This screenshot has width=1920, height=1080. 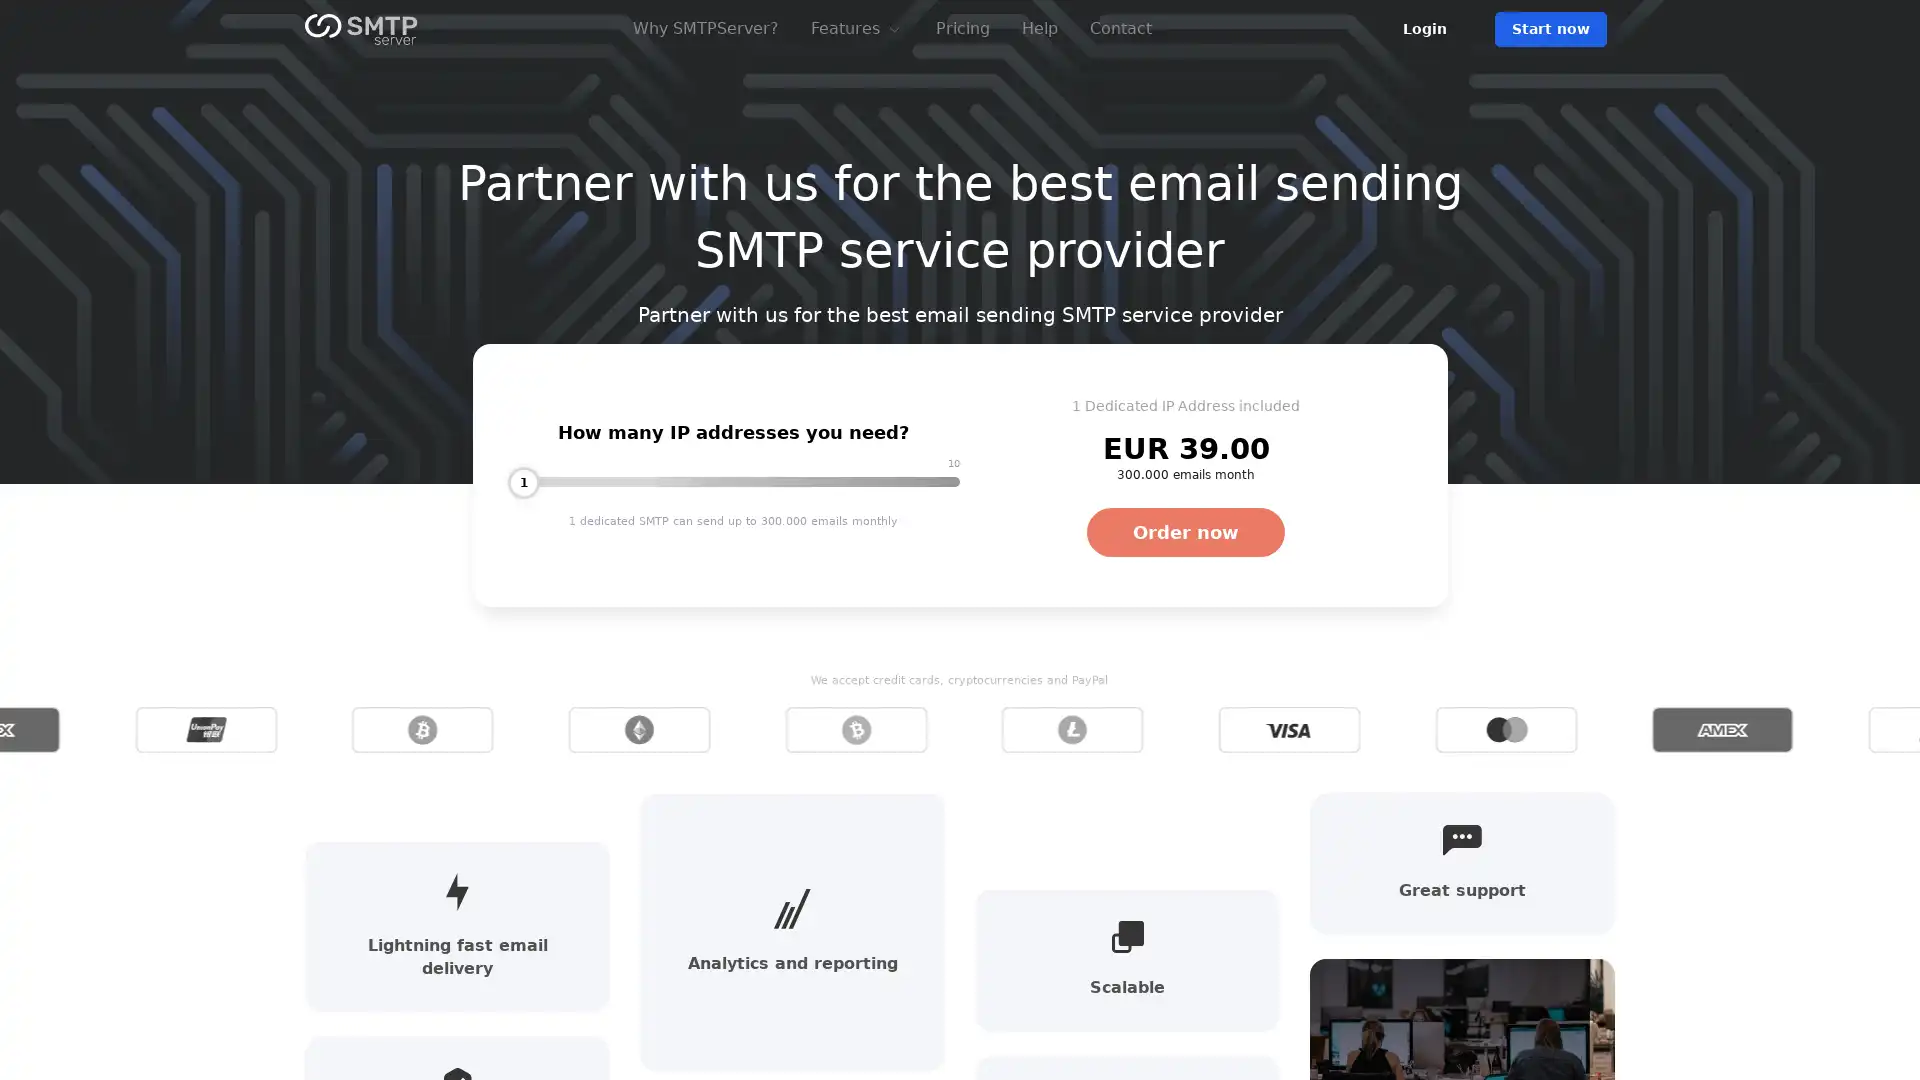 I want to click on Accept, so click(x=1605, y=1000).